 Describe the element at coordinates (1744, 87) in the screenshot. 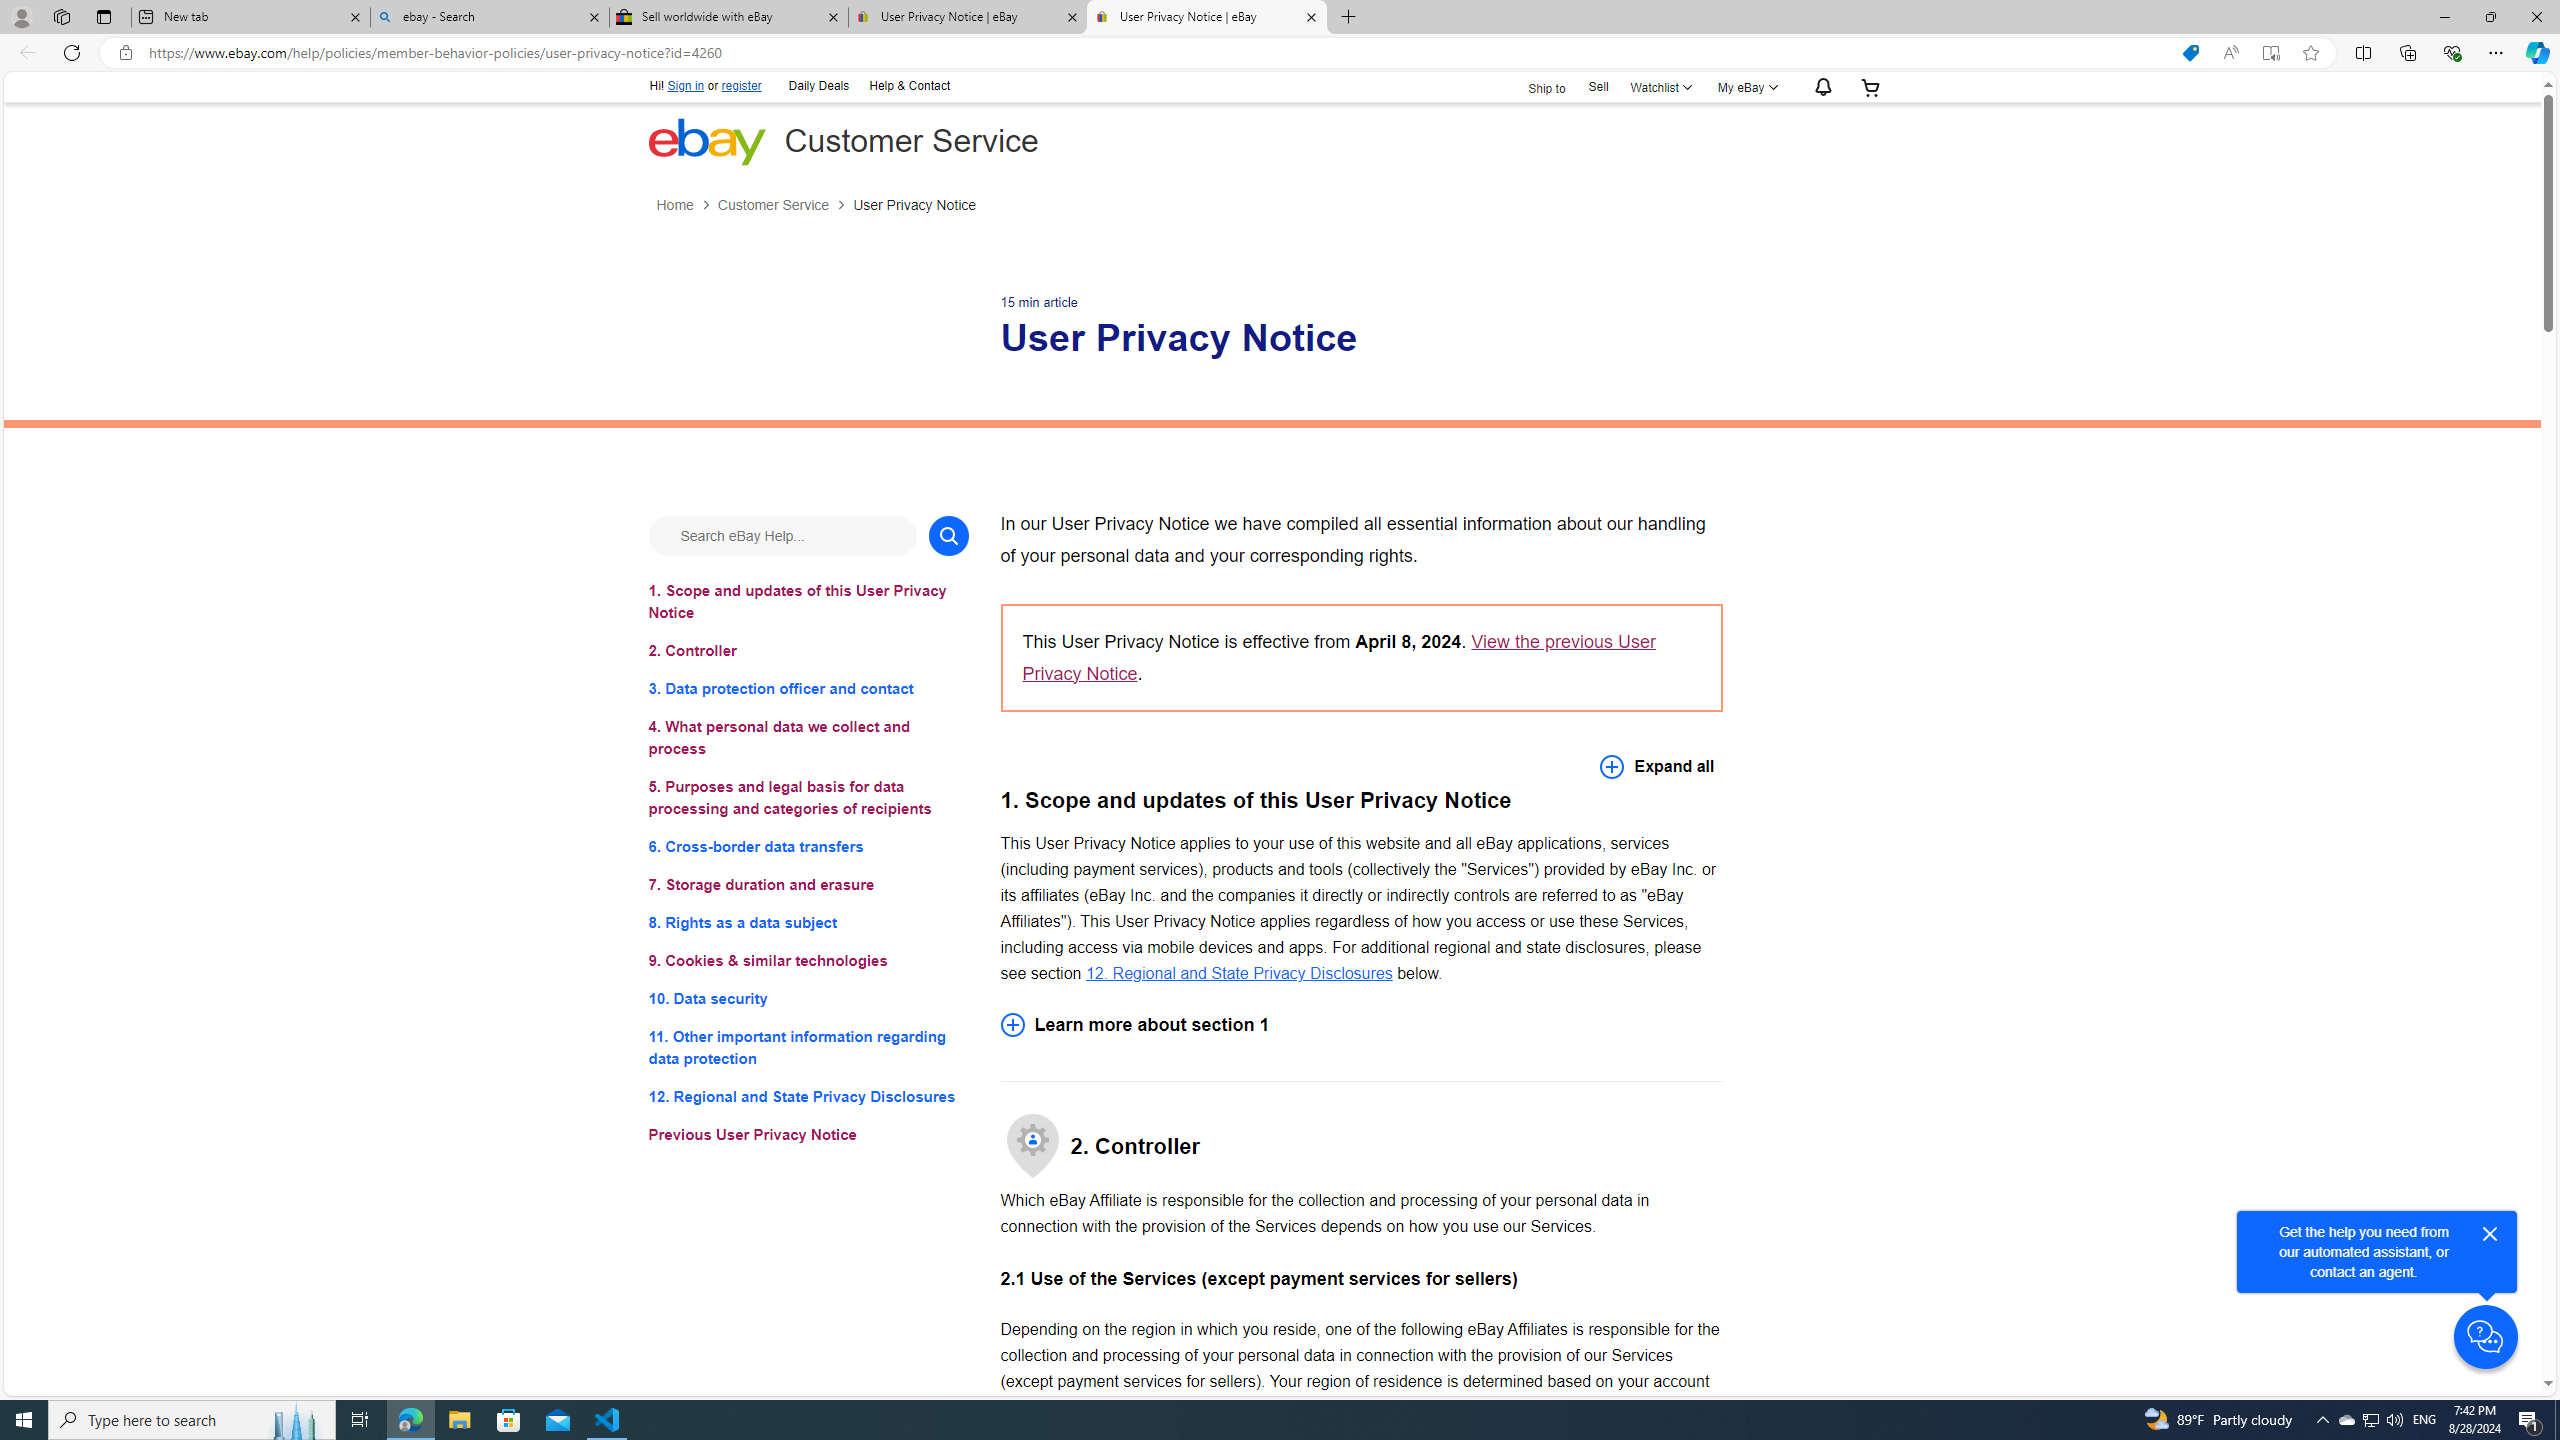

I see `'My eBay'` at that location.